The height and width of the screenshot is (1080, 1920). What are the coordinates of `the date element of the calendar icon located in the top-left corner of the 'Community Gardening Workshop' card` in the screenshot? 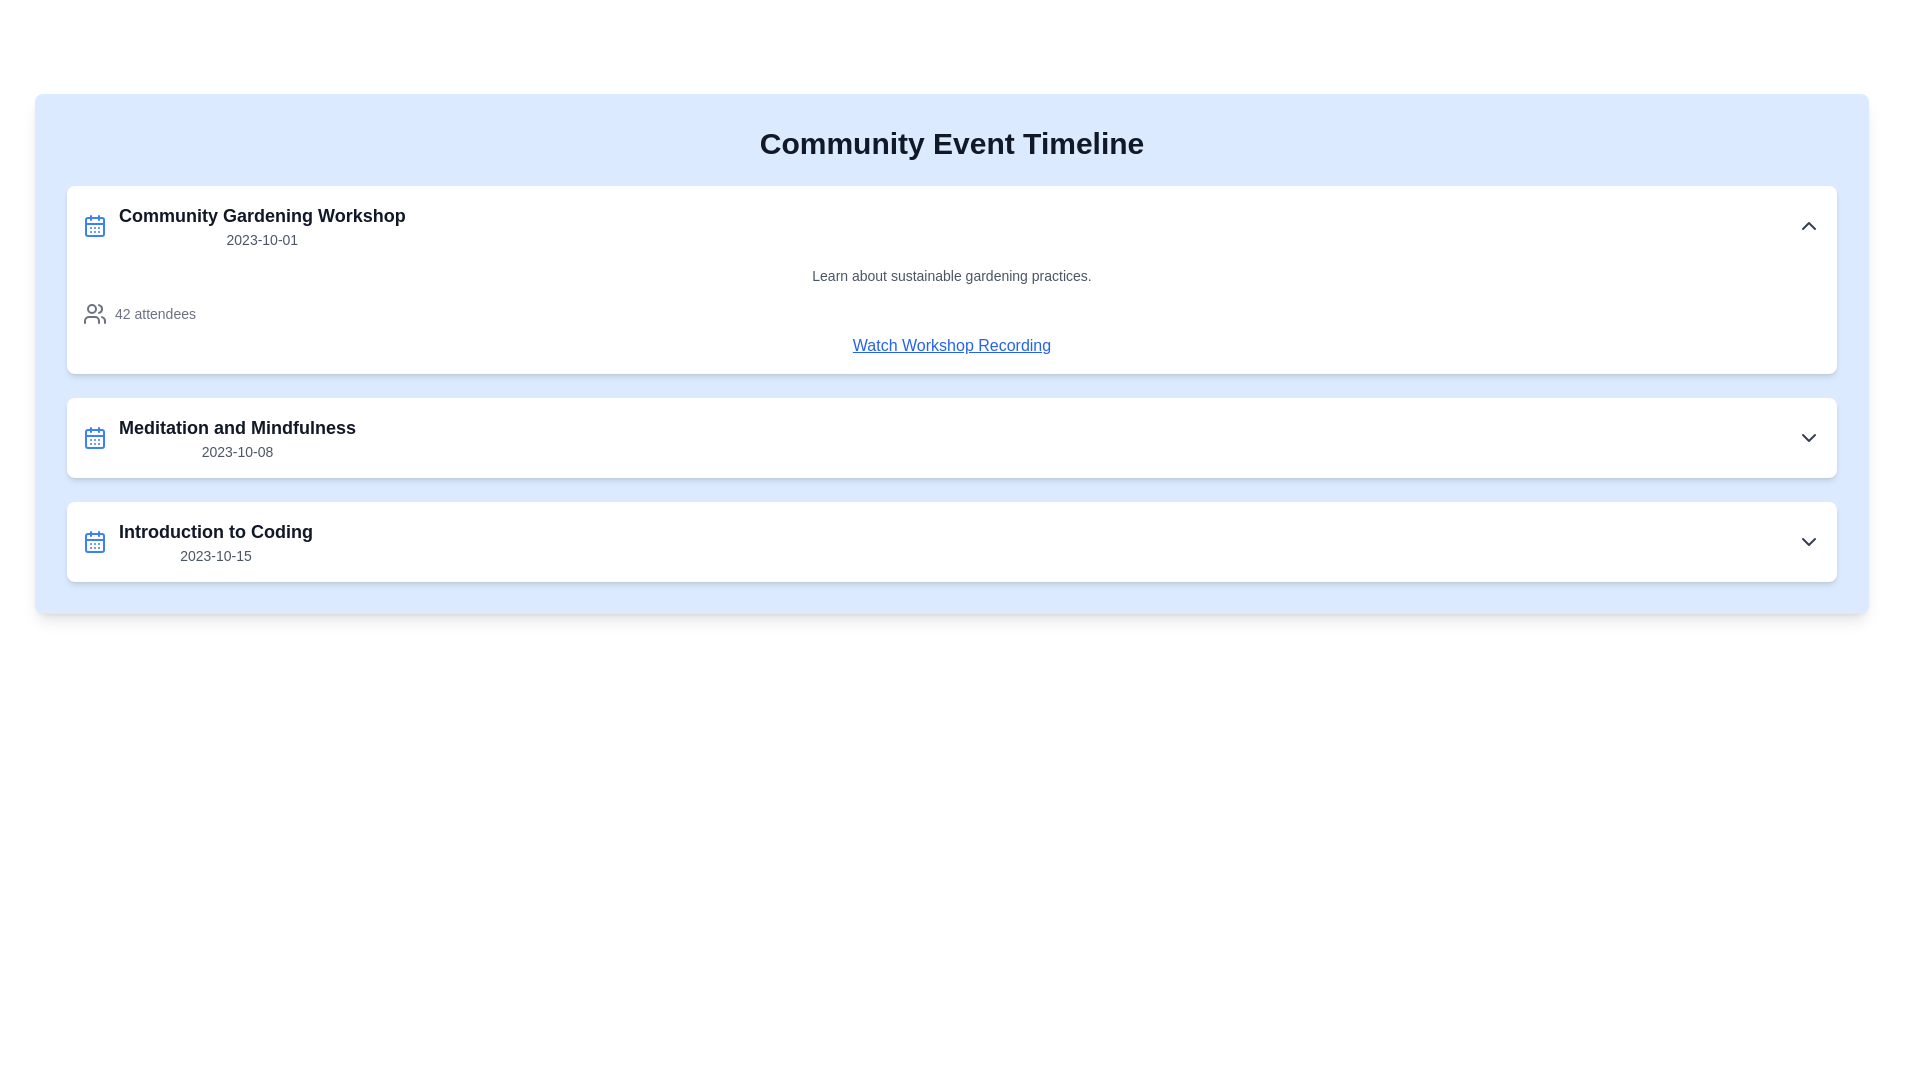 It's located at (94, 226).